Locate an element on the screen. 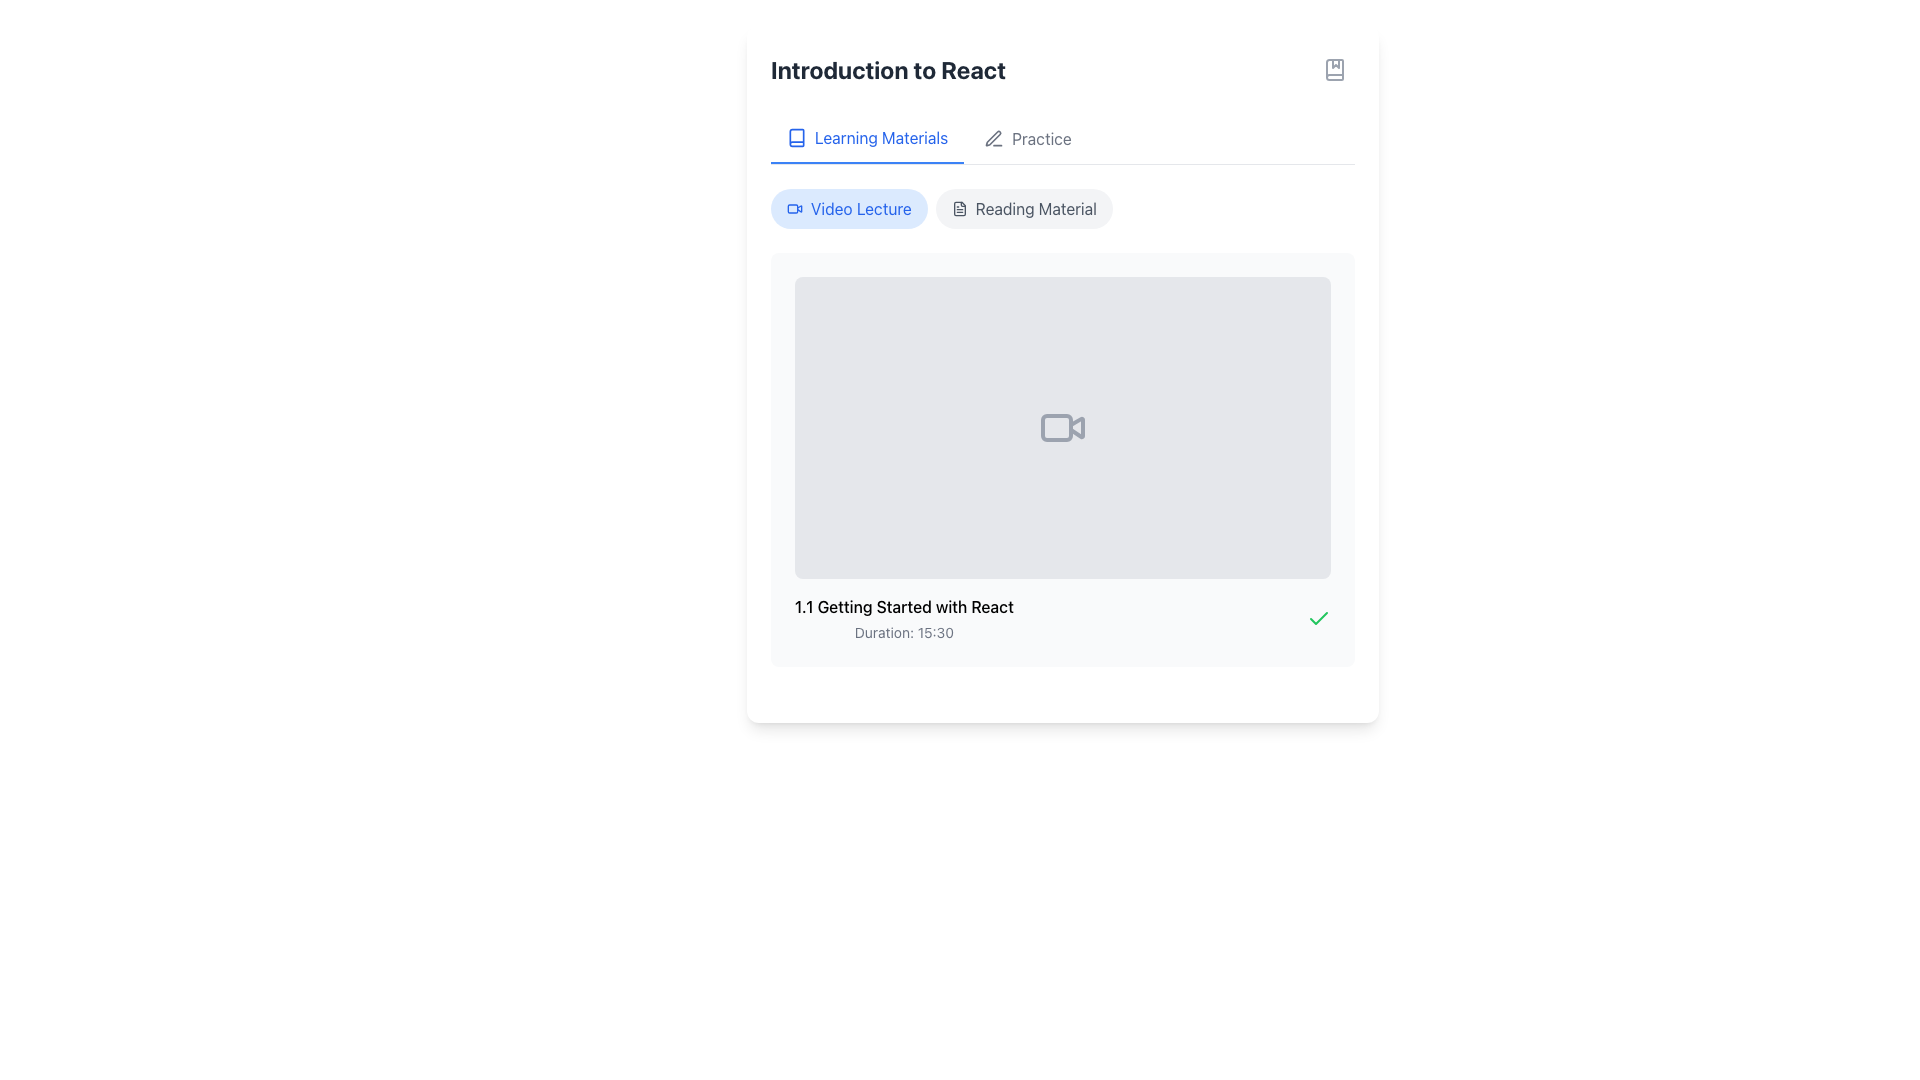 The height and width of the screenshot is (1080, 1920). the green checkmark icon indicating completion, located to the right of the '1.1 Getting Started with React' section and adjacent to the duration text 'Duration: 15:30' is located at coordinates (1319, 617).